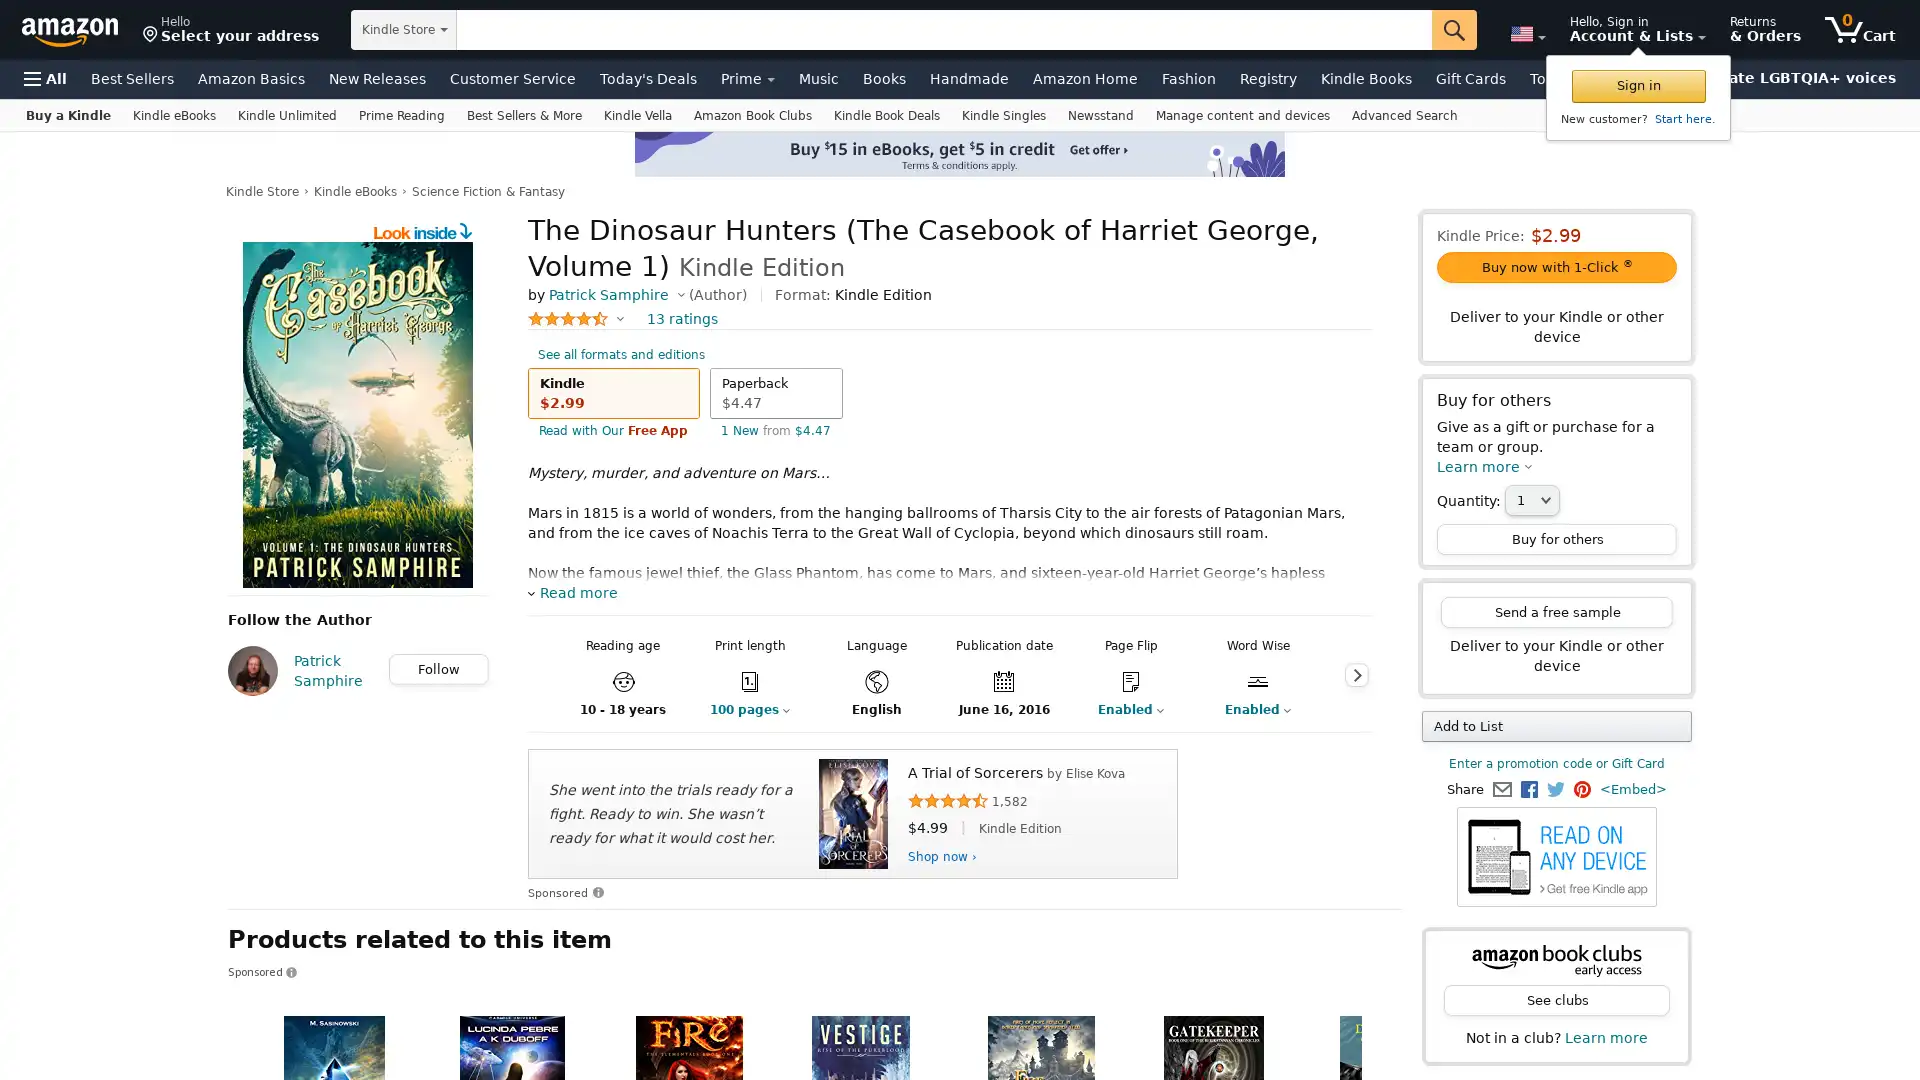 This screenshot has width=1920, height=1080. Describe the element at coordinates (1555, 1000) in the screenshot. I see `See clubs` at that location.